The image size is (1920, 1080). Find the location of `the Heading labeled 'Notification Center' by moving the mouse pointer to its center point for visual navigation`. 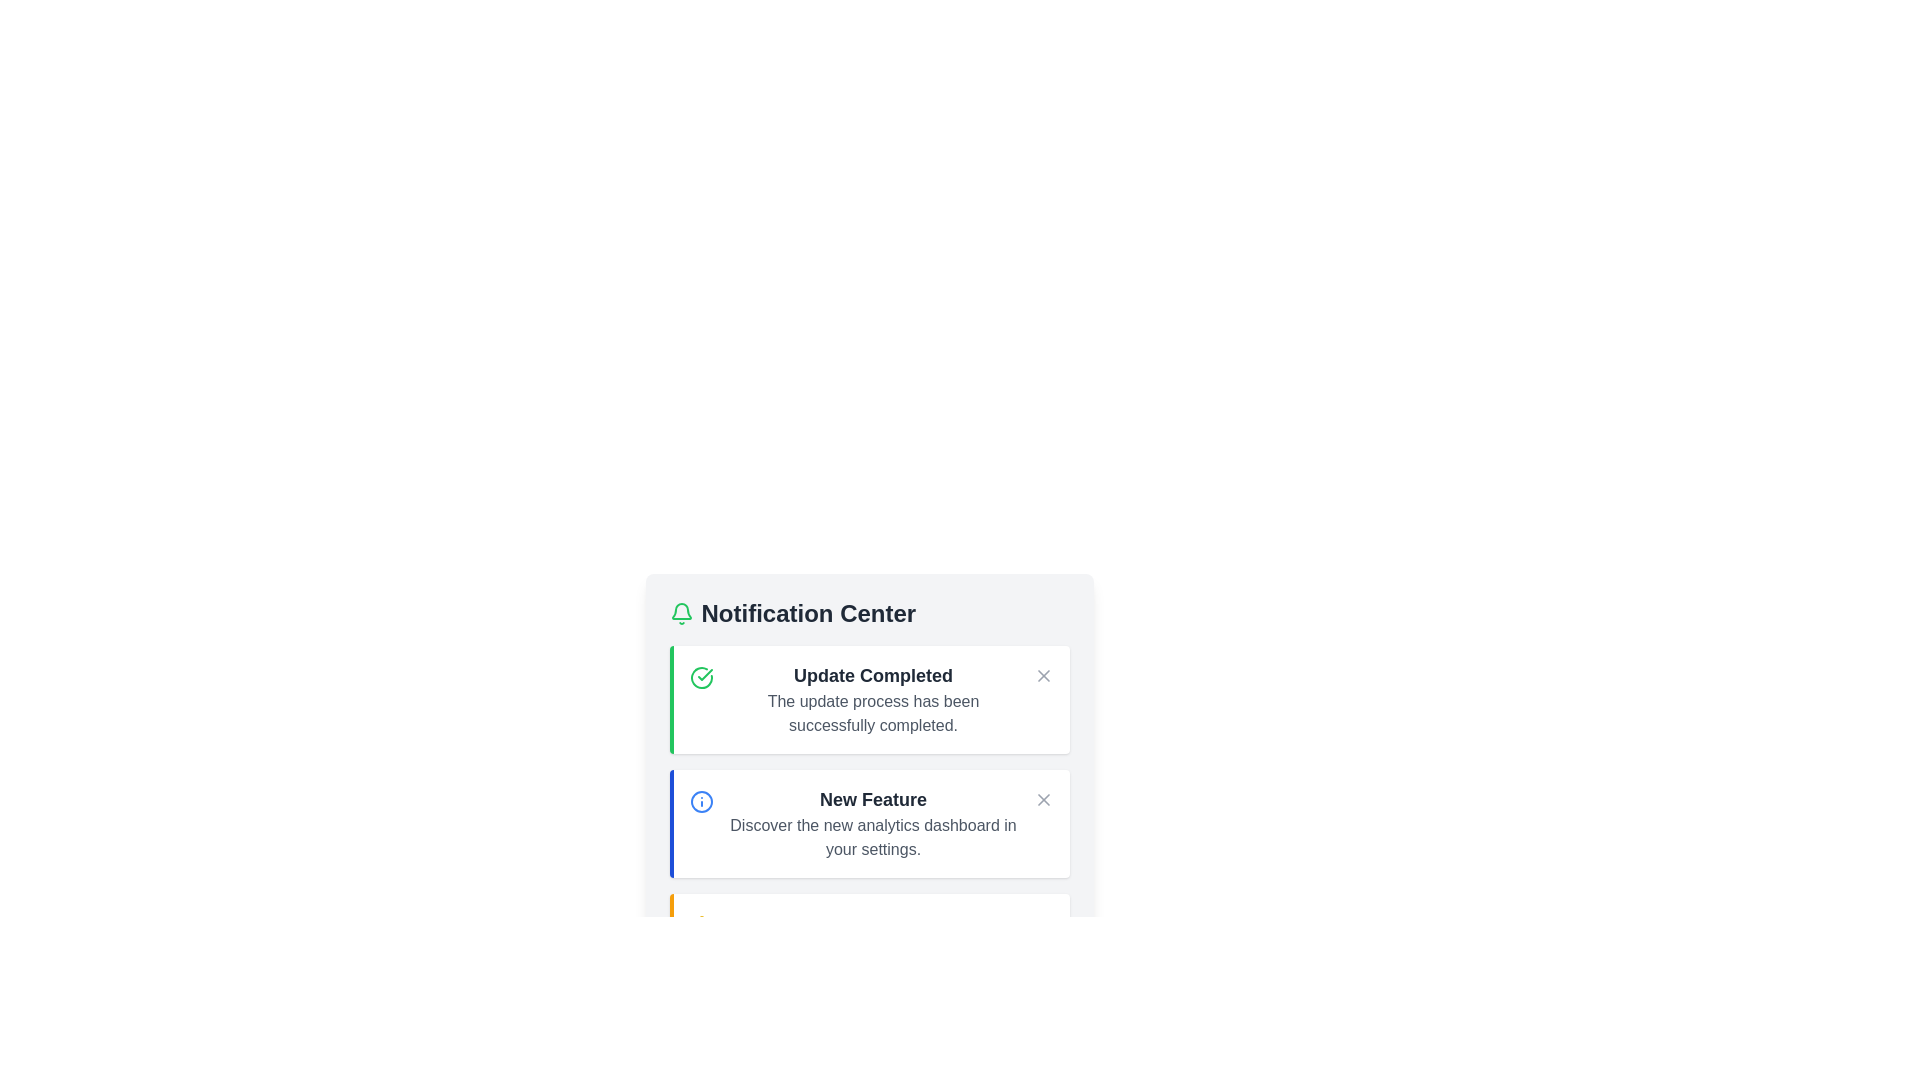

the Heading labeled 'Notification Center' by moving the mouse pointer to its center point for visual navigation is located at coordinates (808, 612).